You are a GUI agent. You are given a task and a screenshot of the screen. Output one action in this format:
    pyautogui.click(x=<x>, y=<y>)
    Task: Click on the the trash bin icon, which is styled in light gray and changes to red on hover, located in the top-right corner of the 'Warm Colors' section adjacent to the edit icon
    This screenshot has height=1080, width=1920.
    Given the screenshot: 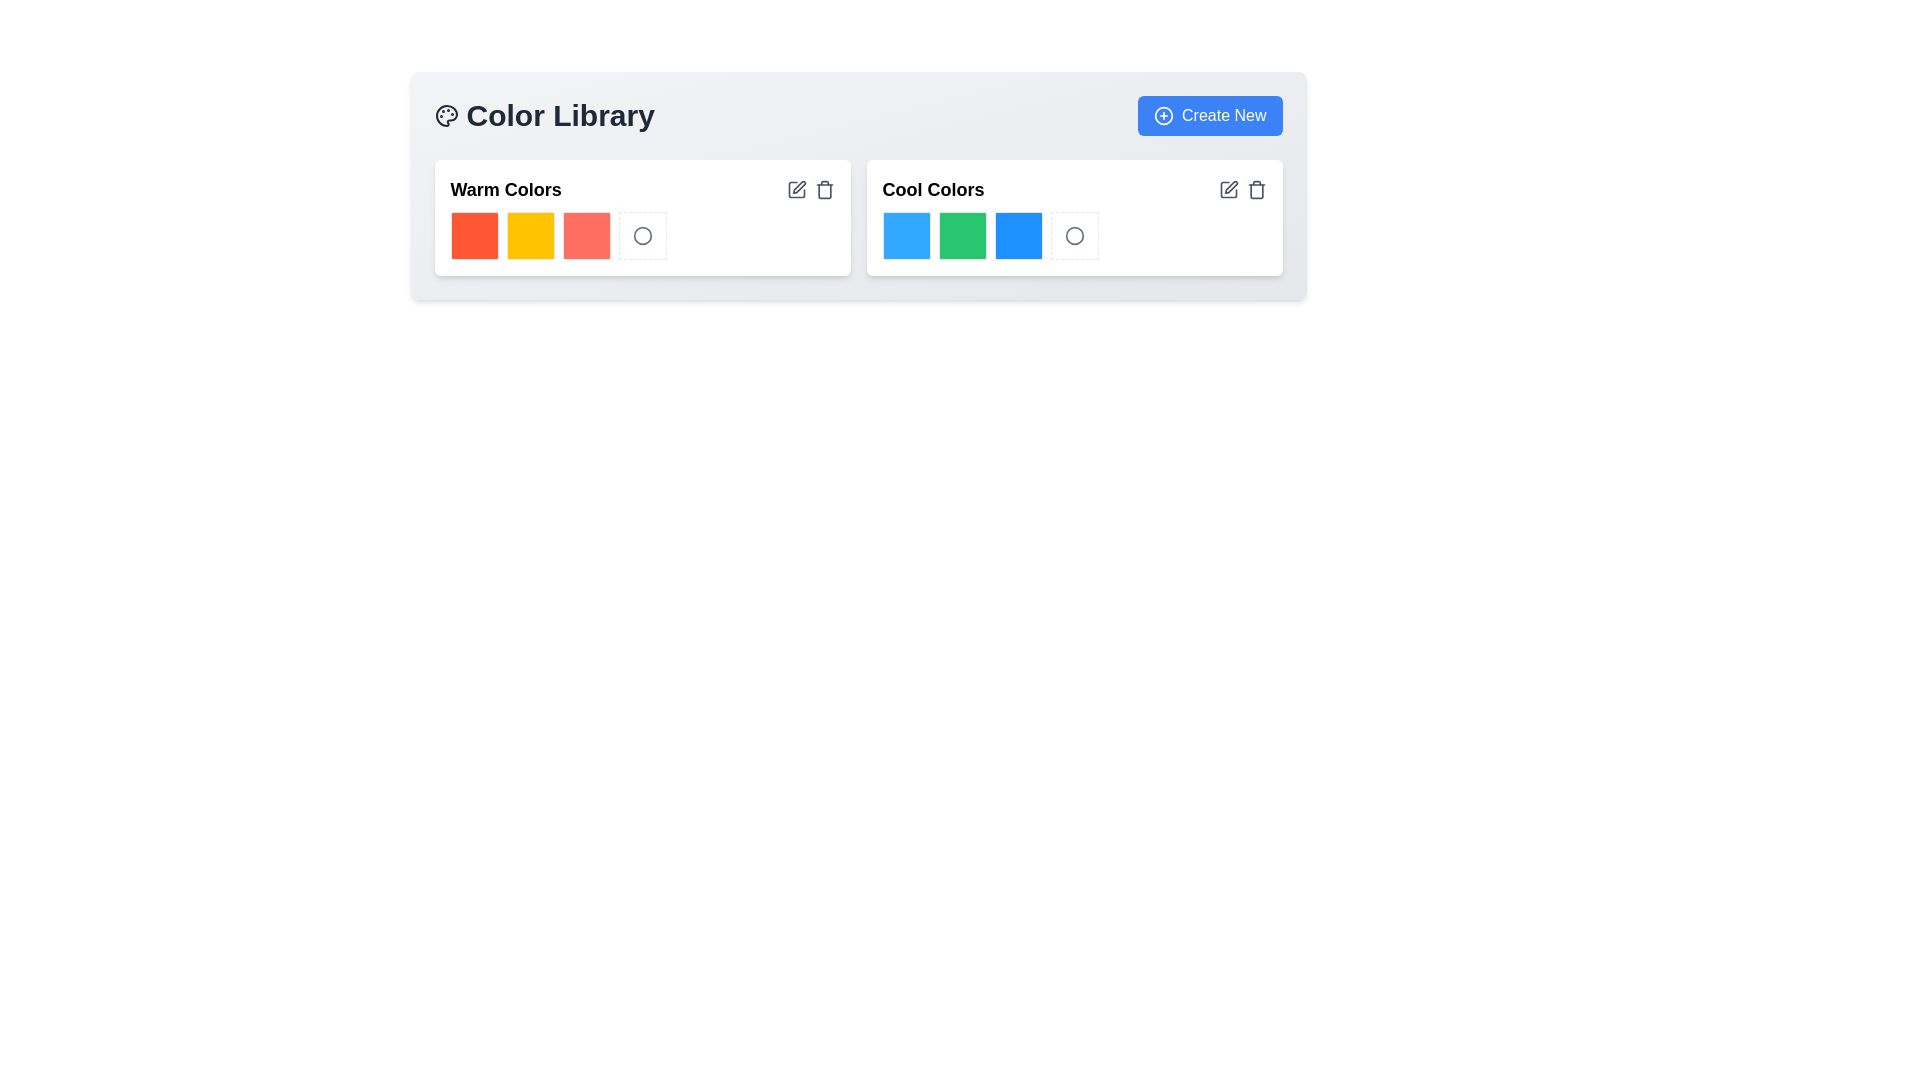 What is the action you would take?
    pyautogui.click(x=824, y=189)
    